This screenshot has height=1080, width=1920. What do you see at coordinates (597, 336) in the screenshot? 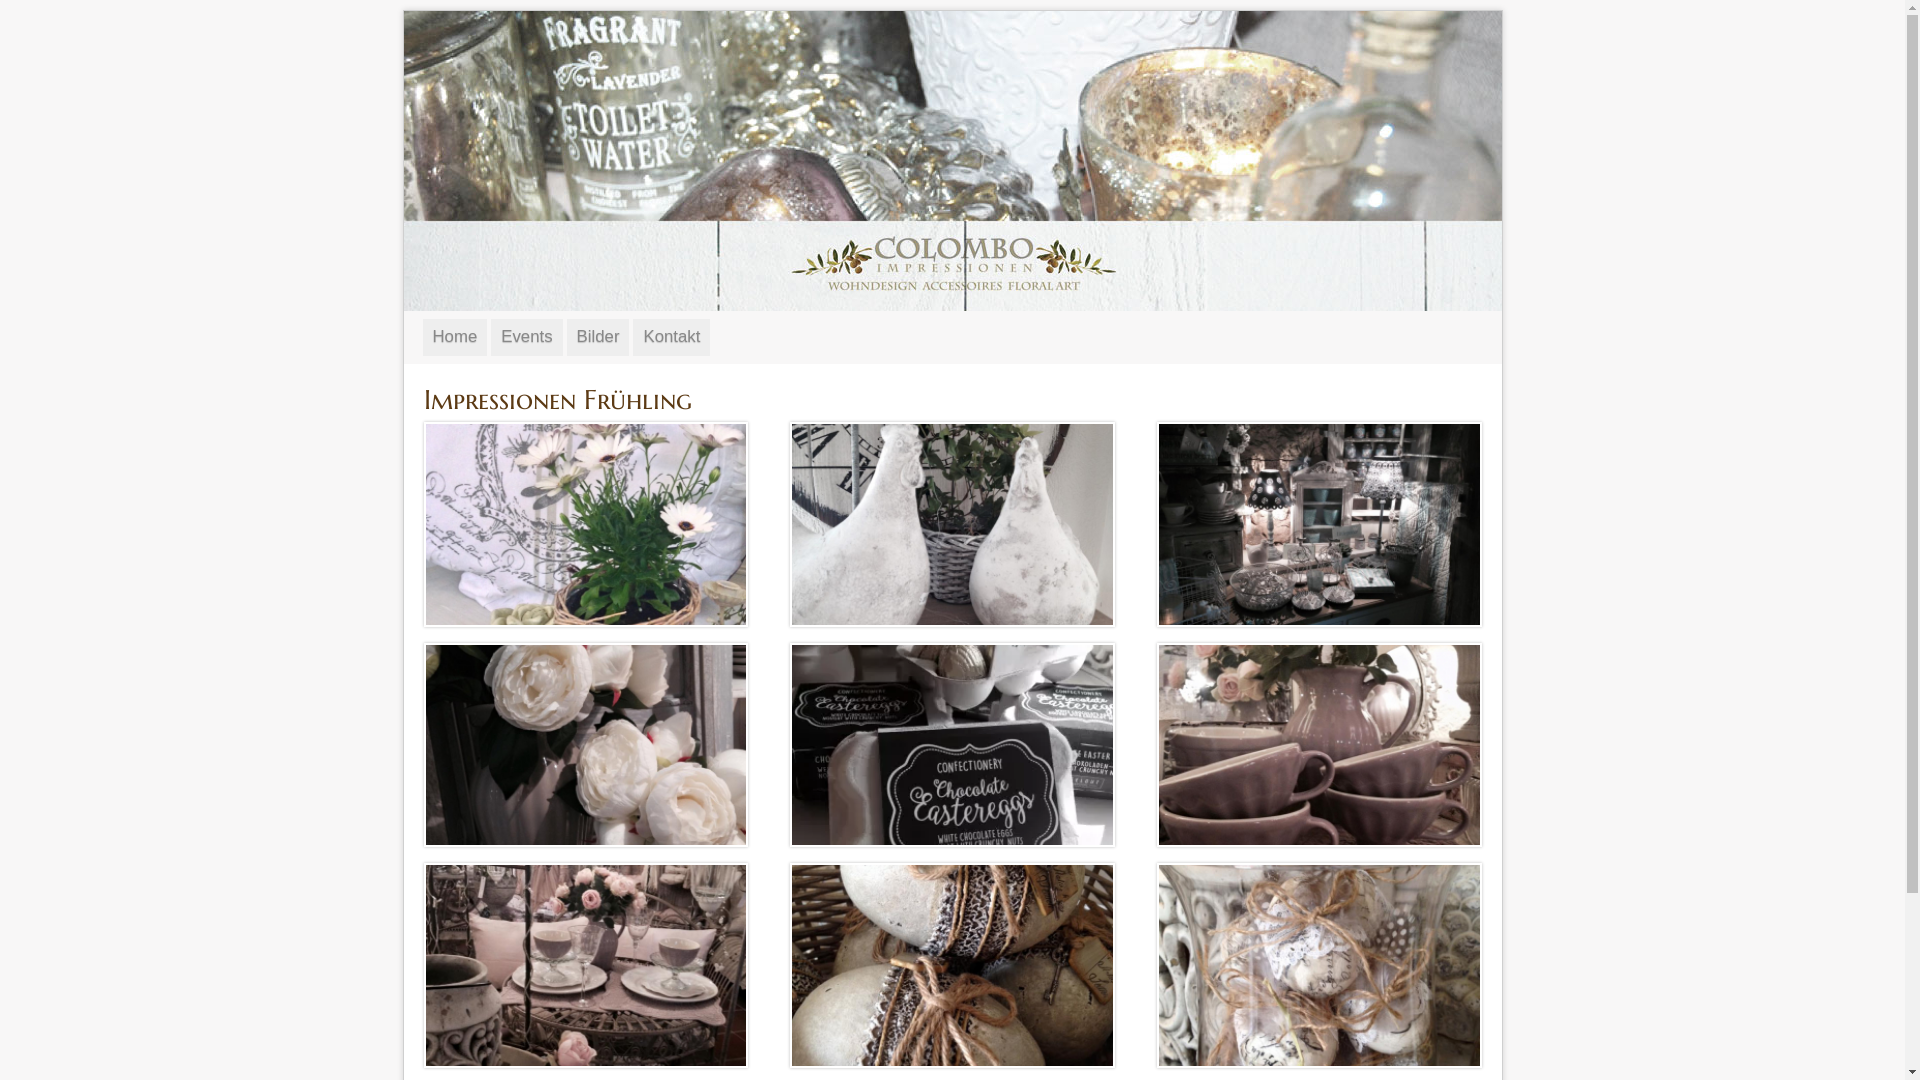
I see `'Bilder'` at bounding box center [597, 336].